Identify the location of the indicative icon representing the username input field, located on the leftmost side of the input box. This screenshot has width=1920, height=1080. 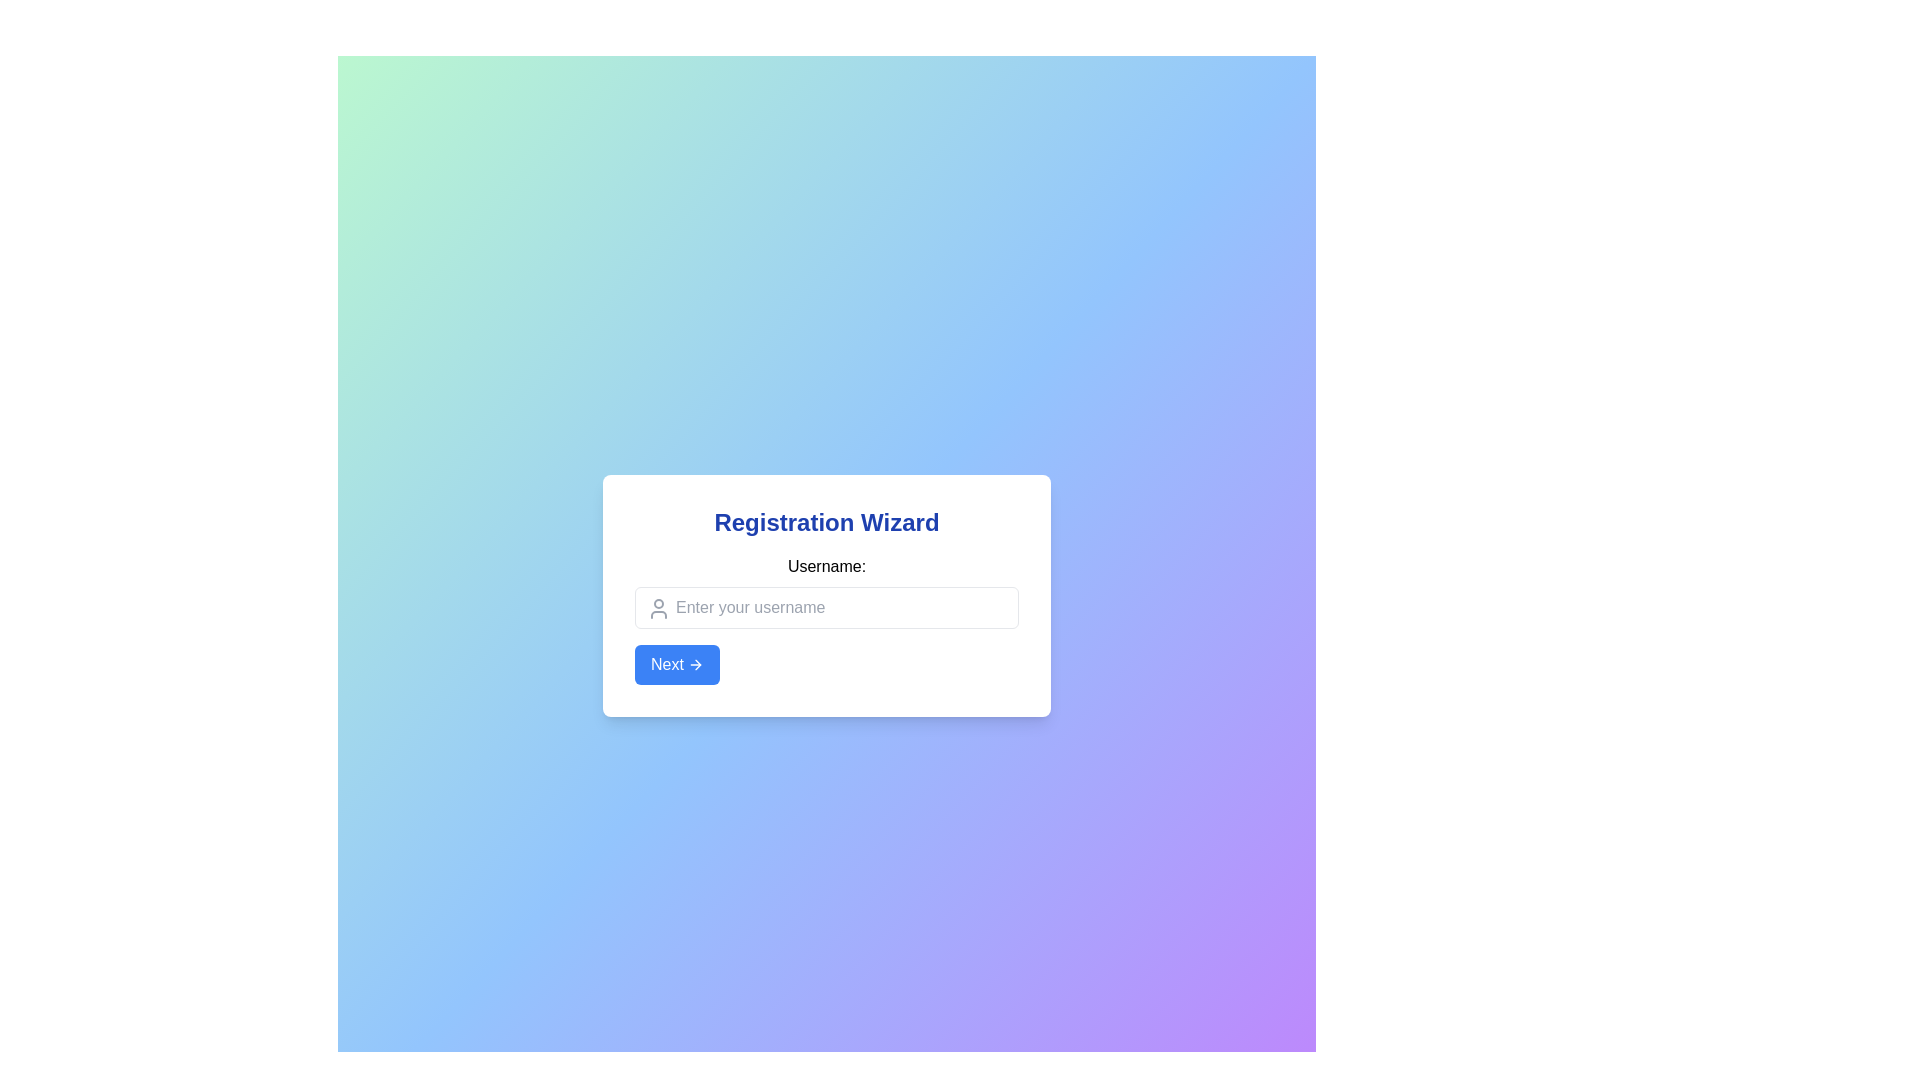
(658, 608).